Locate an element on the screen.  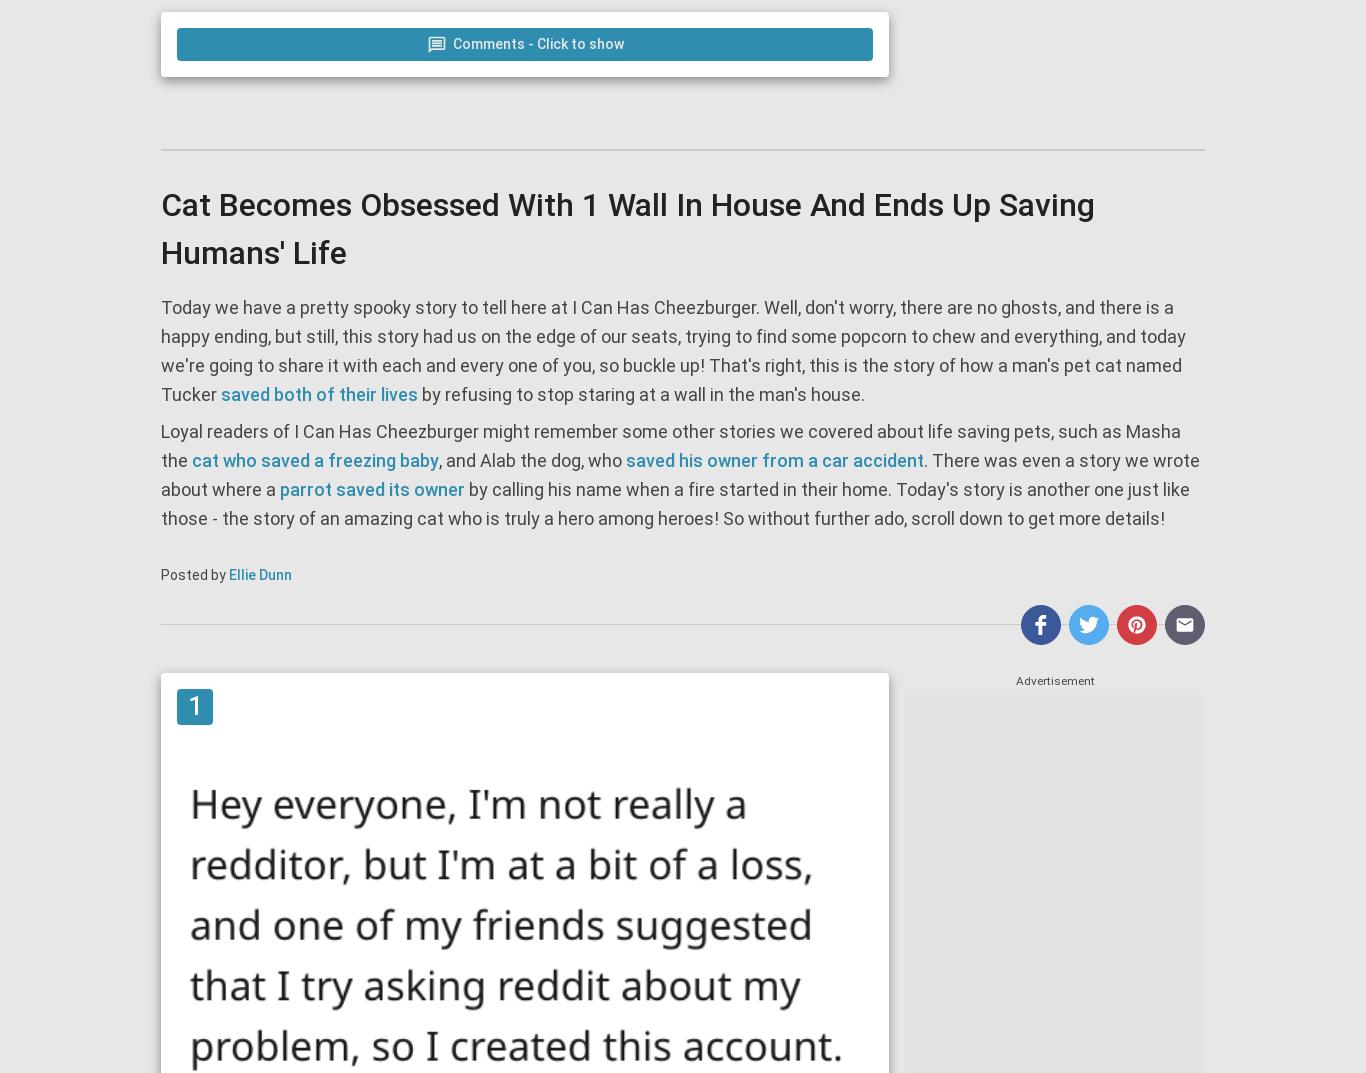
'parrot saved its owner' is located at coordinates (371, 488).